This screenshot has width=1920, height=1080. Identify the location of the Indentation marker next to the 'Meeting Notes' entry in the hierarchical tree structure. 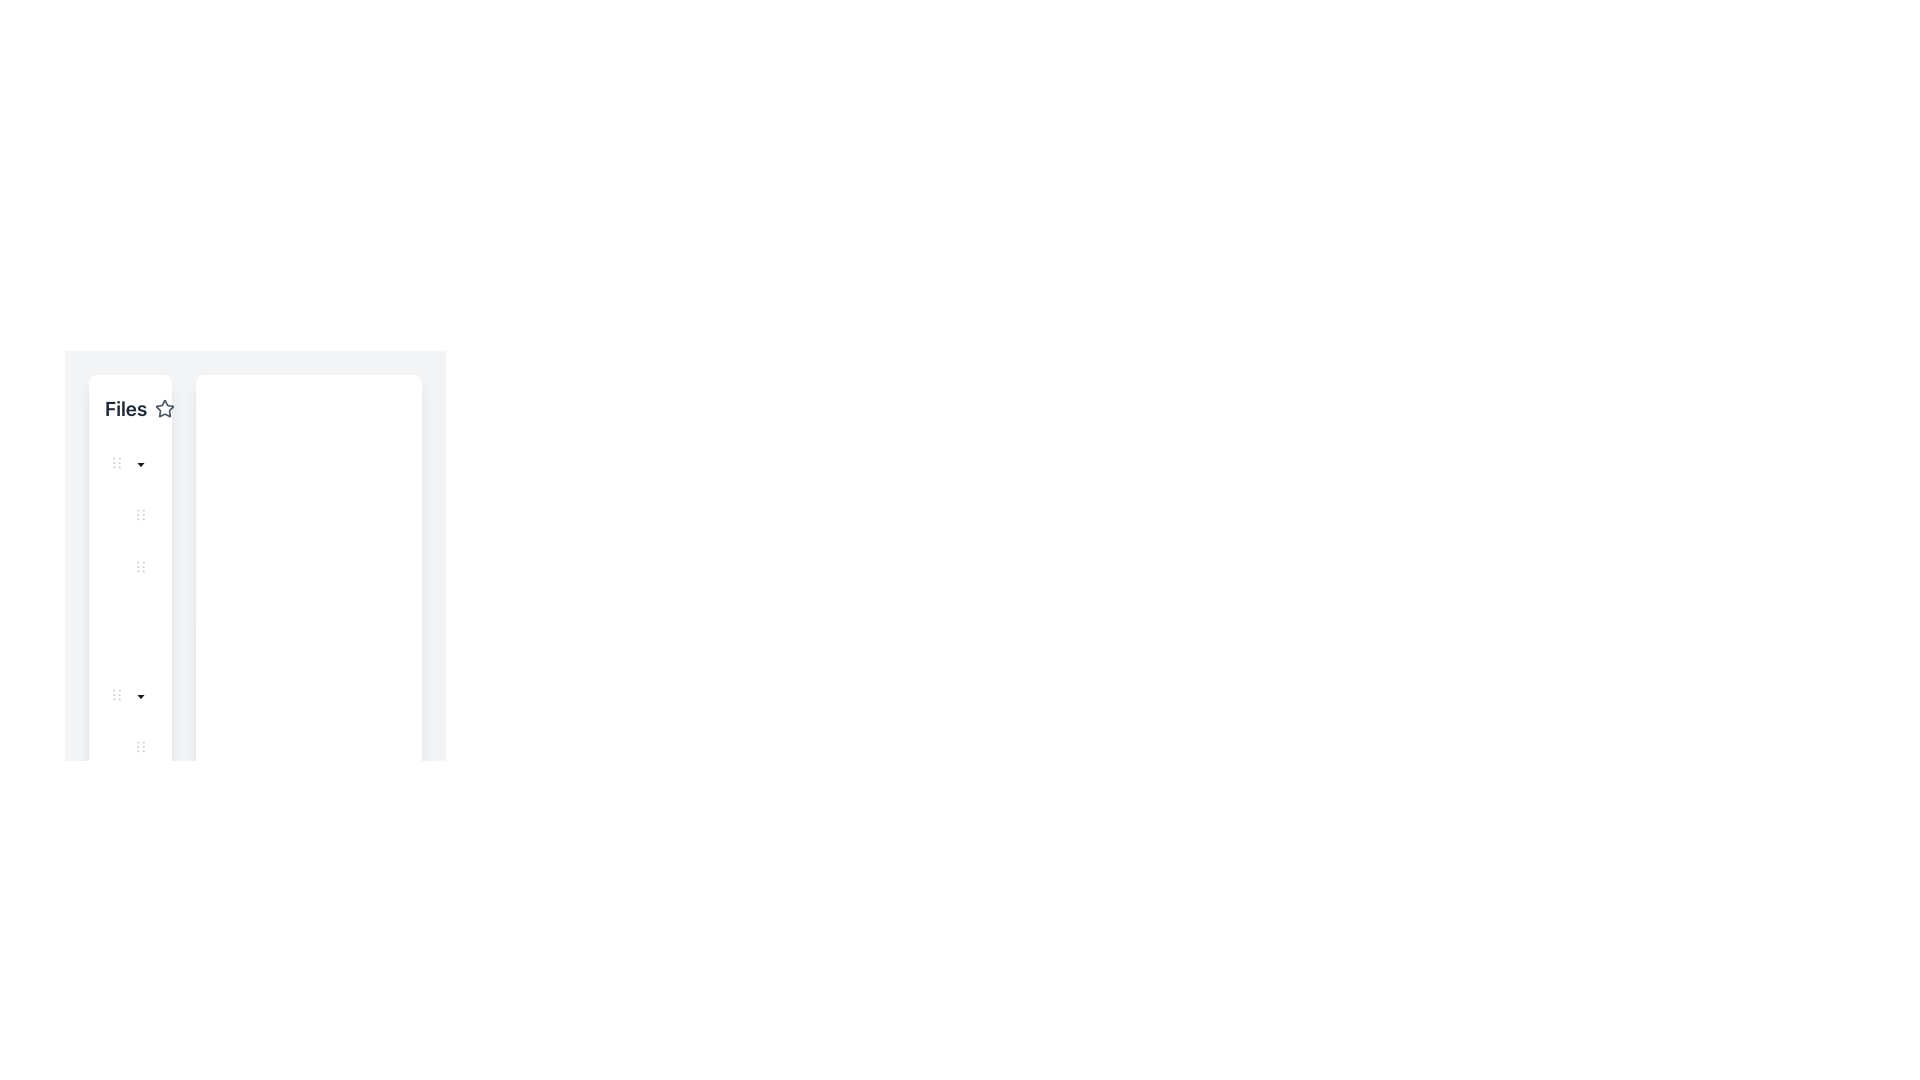
(115, 589).